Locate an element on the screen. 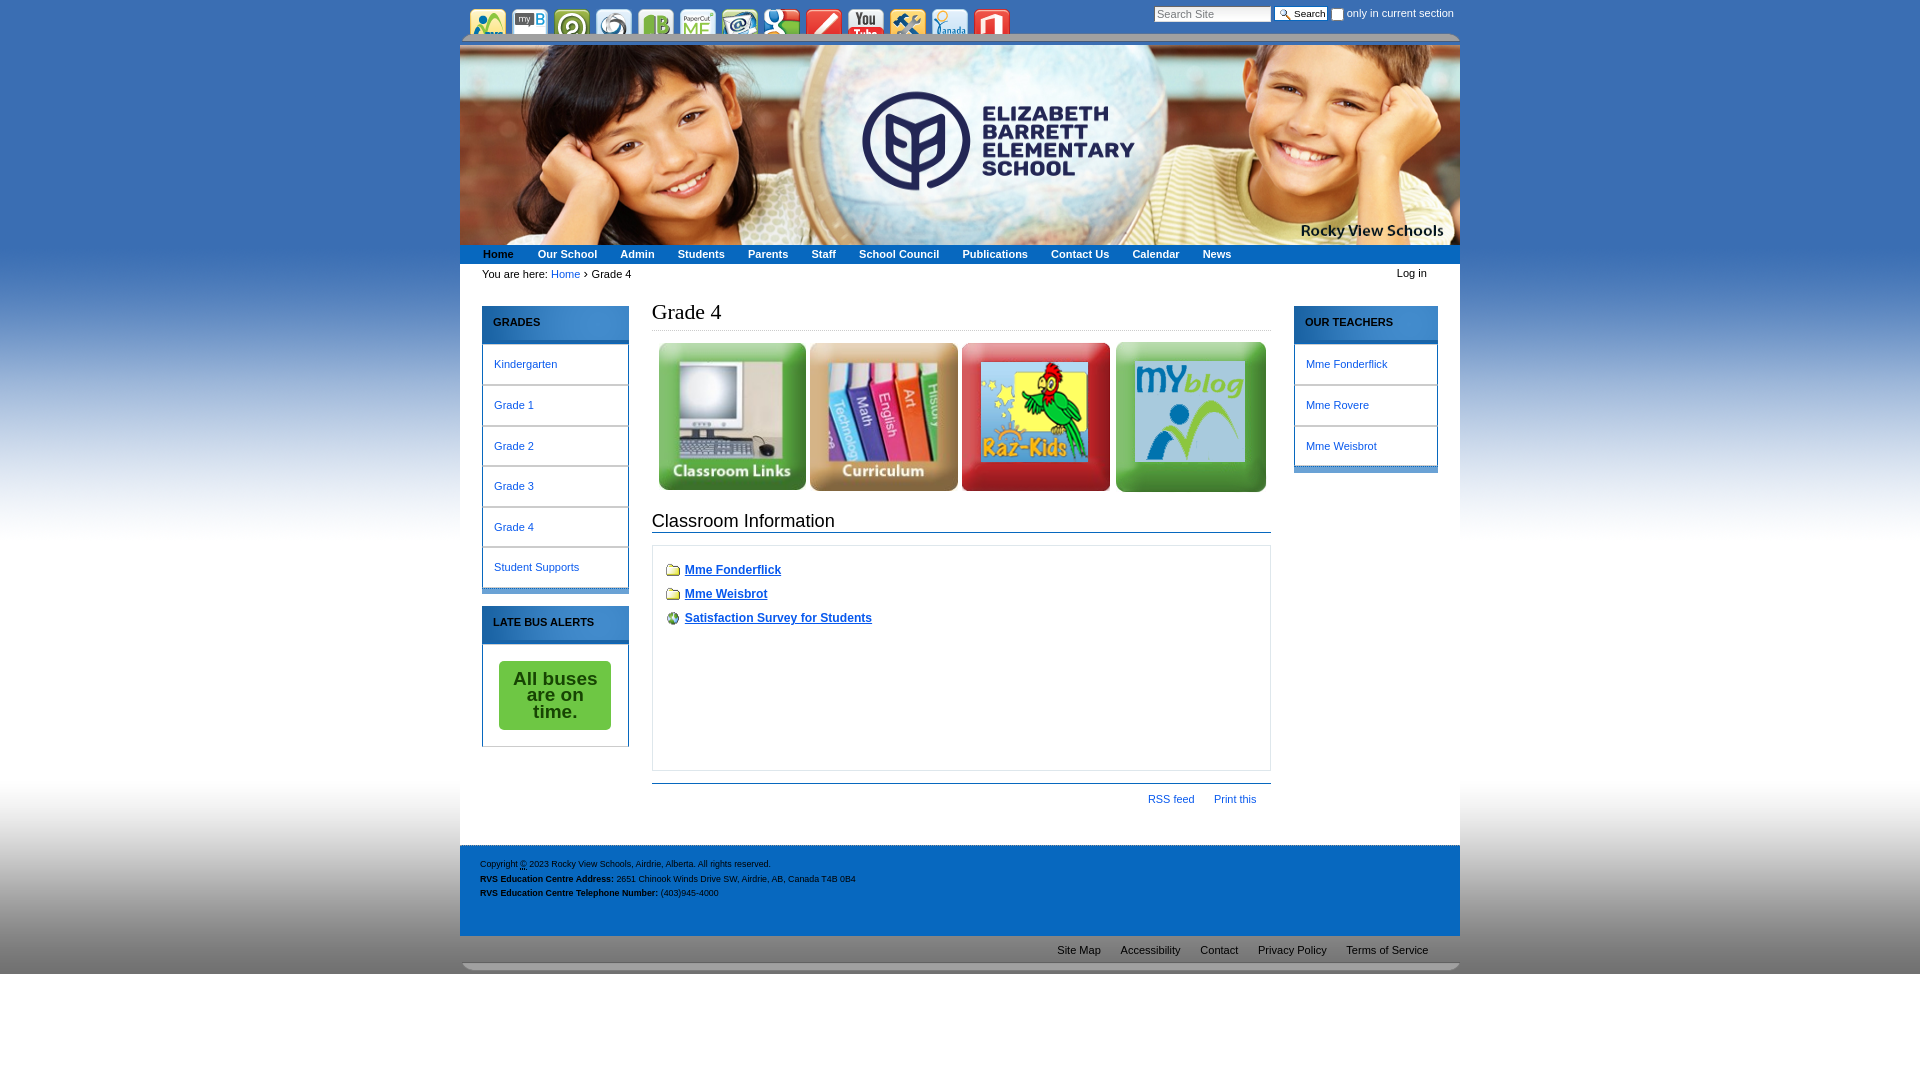 This screenshot has width=1920, height=1080. 'Mme Fonderflick' is located at coordinates (1365, 364).